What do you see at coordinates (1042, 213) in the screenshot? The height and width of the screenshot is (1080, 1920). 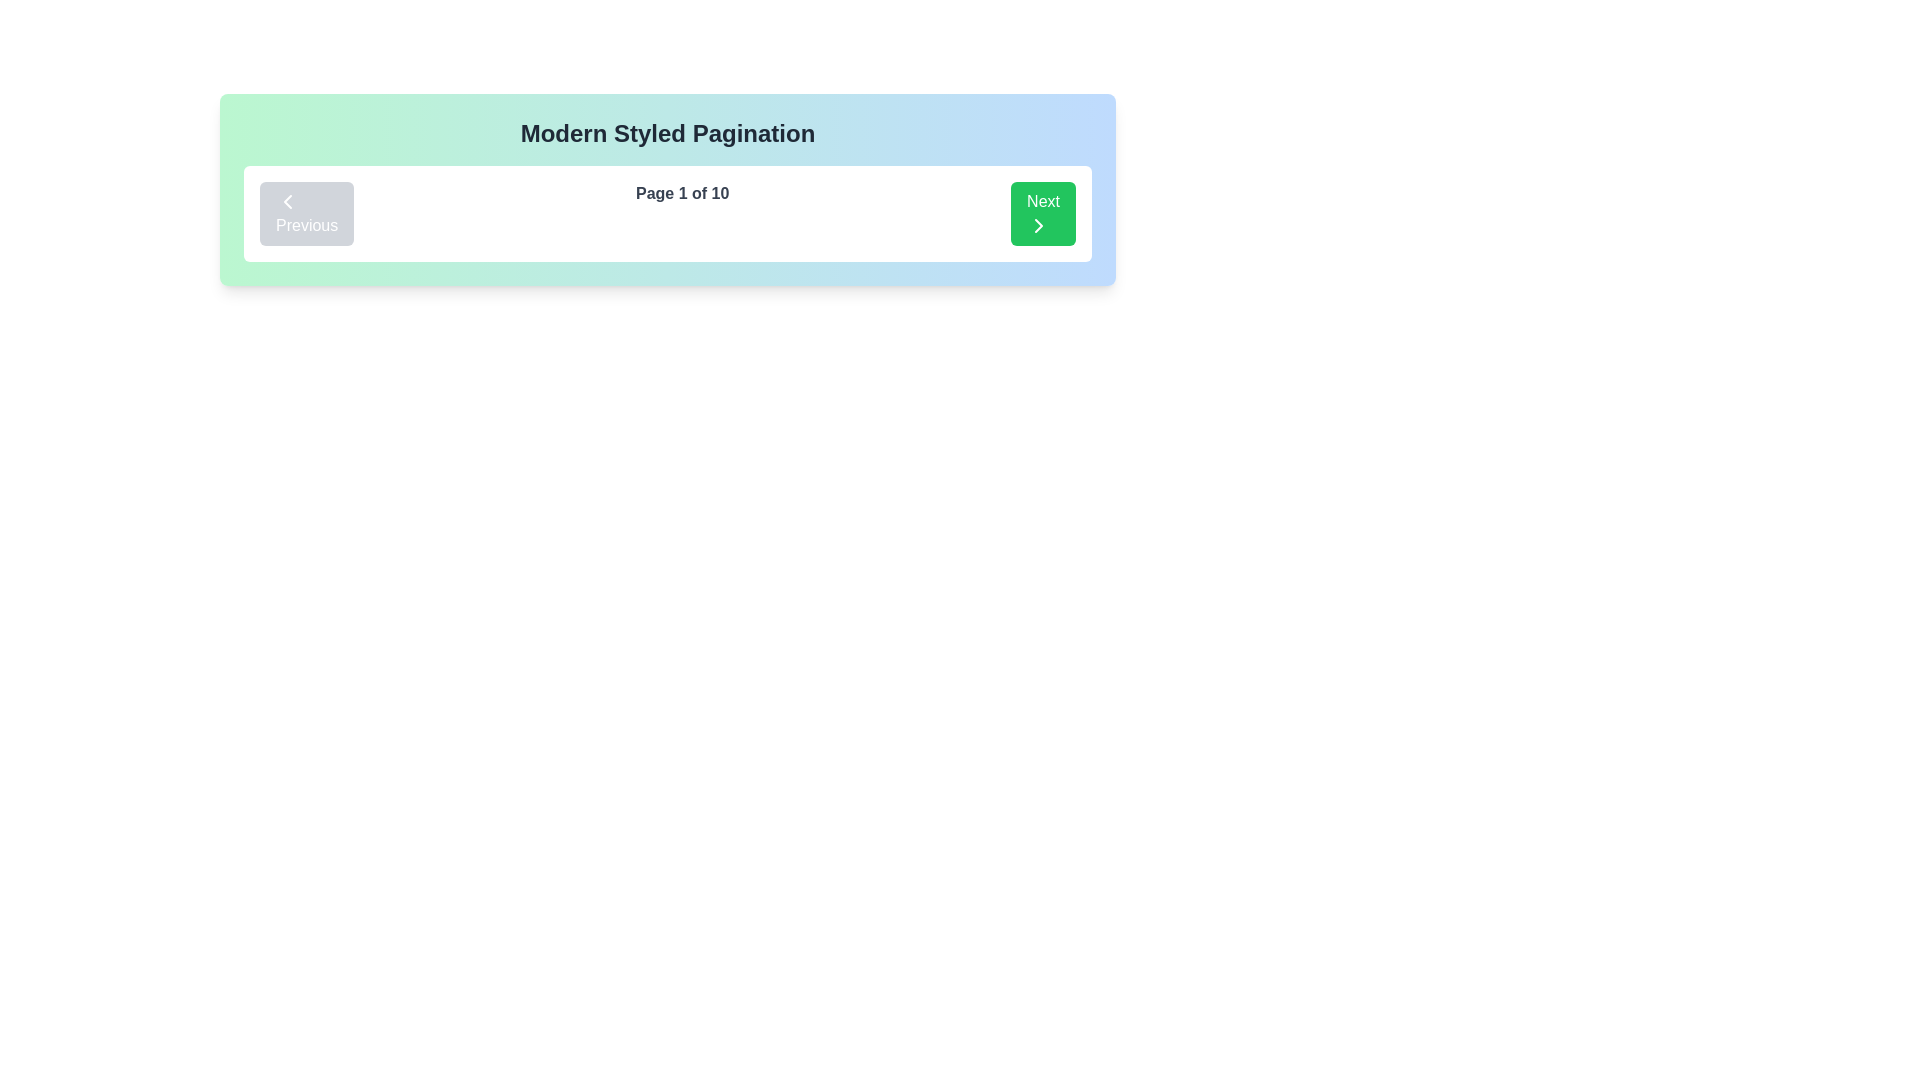 I see `the green rectangular 'Next' button with rounded corners` at bounding box center [1042, 213].